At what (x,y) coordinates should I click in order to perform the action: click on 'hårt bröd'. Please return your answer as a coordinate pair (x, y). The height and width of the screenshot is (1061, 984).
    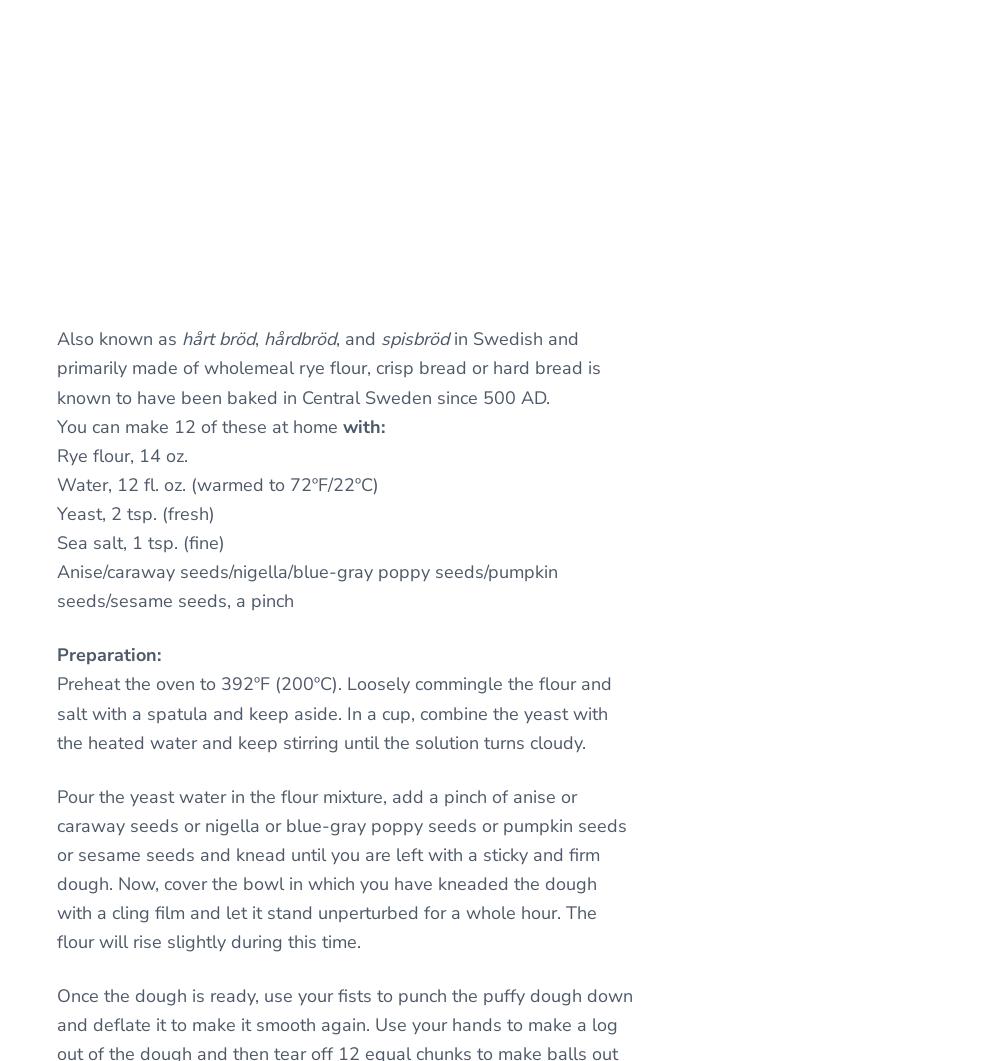
    Looking at the image, I should click on (218, 337).